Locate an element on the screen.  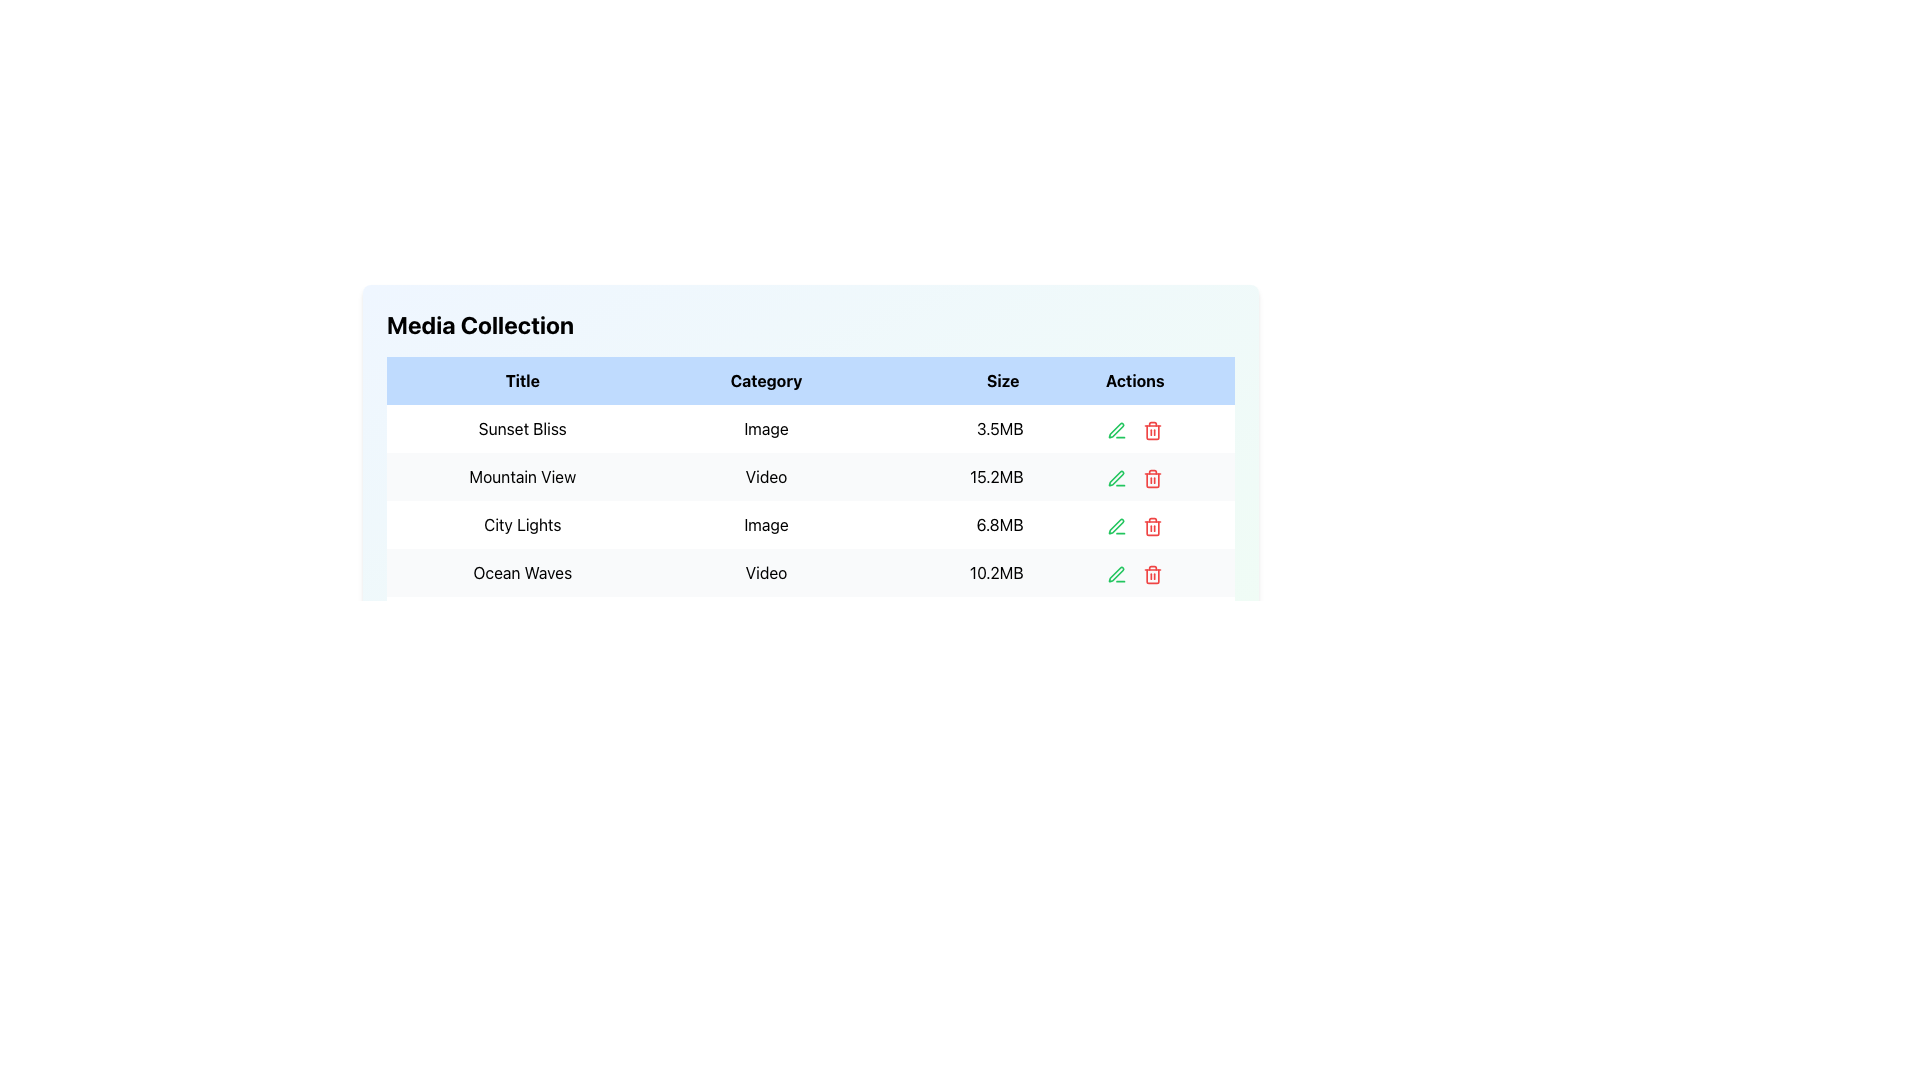
the spacer element located in the 'Actions' column between the green edit icon and the red delete icon in the first row of the table is located at coordinates (1135, 427).